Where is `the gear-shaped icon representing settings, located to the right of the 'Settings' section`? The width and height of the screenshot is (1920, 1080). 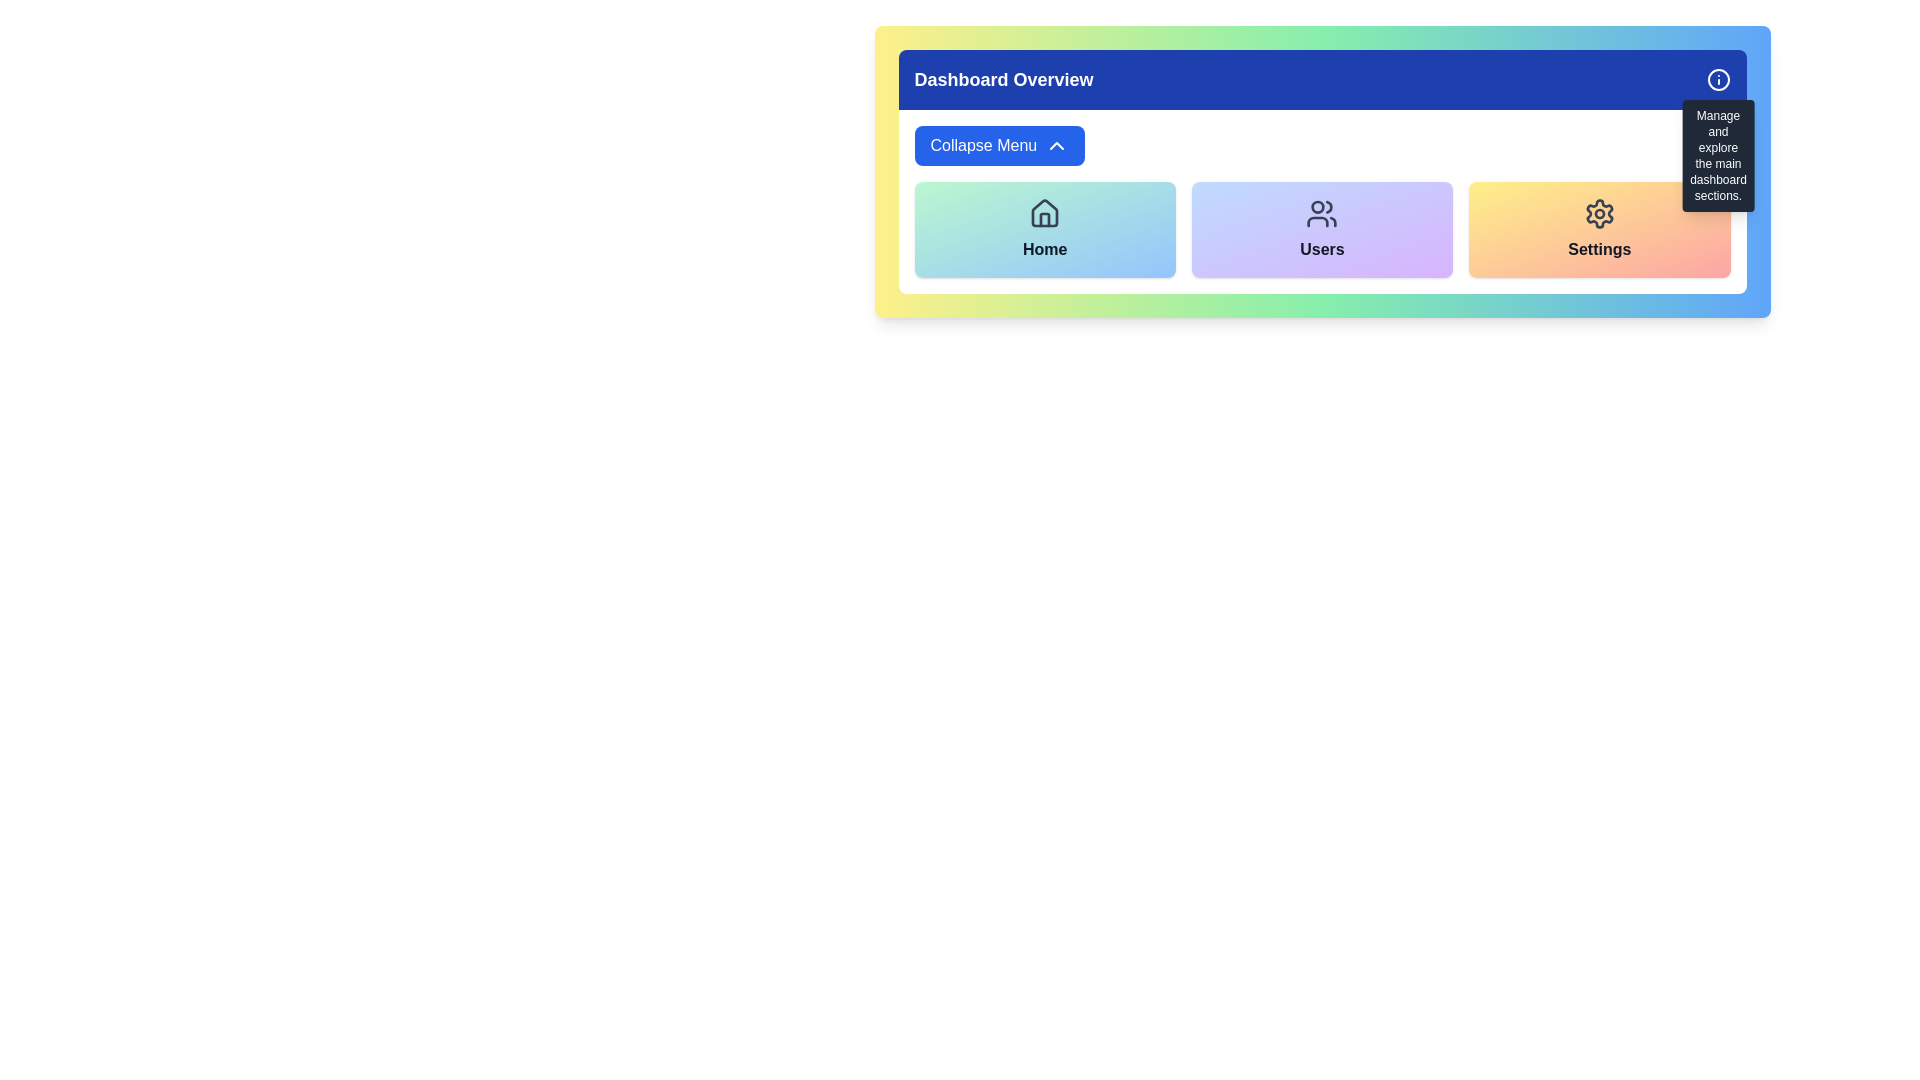
the gear-shaped icon representing settings, located to the right of the 'Settings' section is located at coordinates (1598, 213).